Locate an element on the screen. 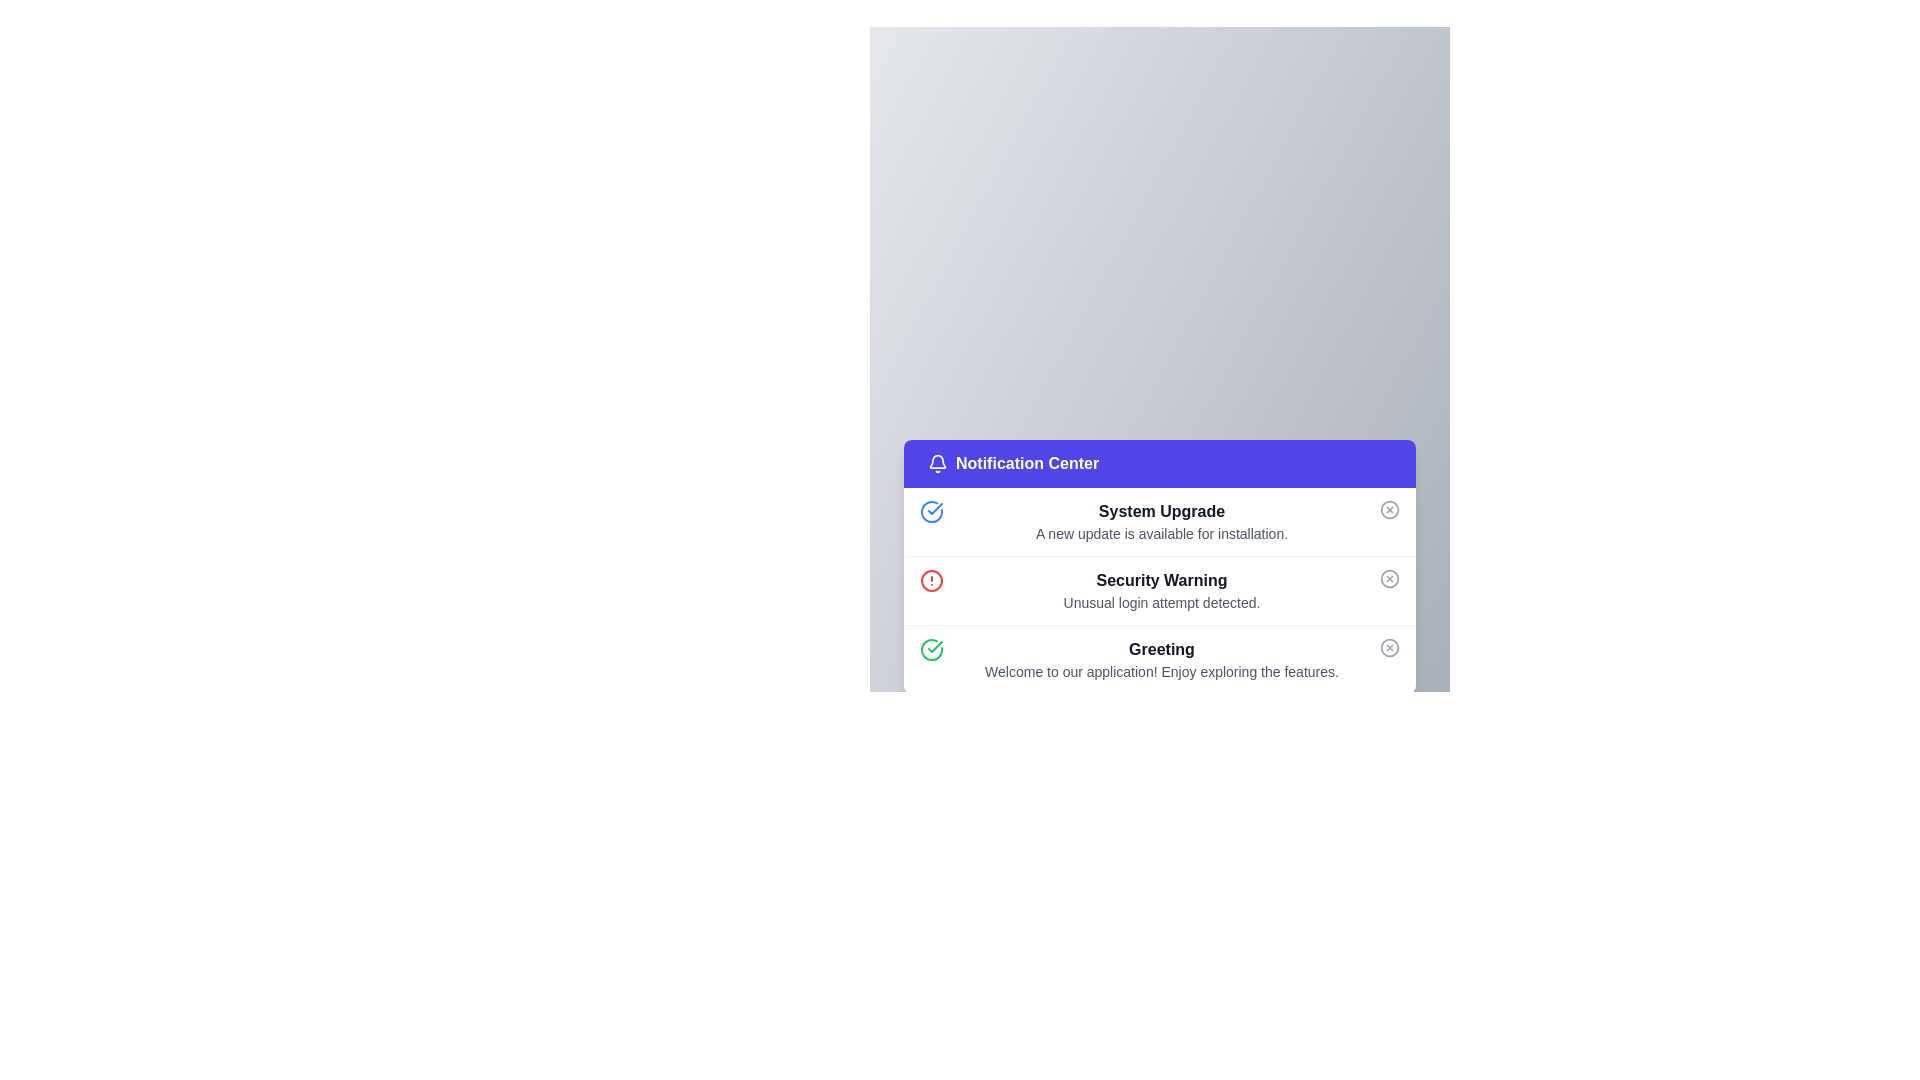 The height and width of the screenshot is (1080, 1920). the 'System Upgrade' notification in the Notification Center, which displays 'System Upgrade' in bold black font and 'A new update is available for installation.' in smaller gray font is located at coordinates (1161, 520).